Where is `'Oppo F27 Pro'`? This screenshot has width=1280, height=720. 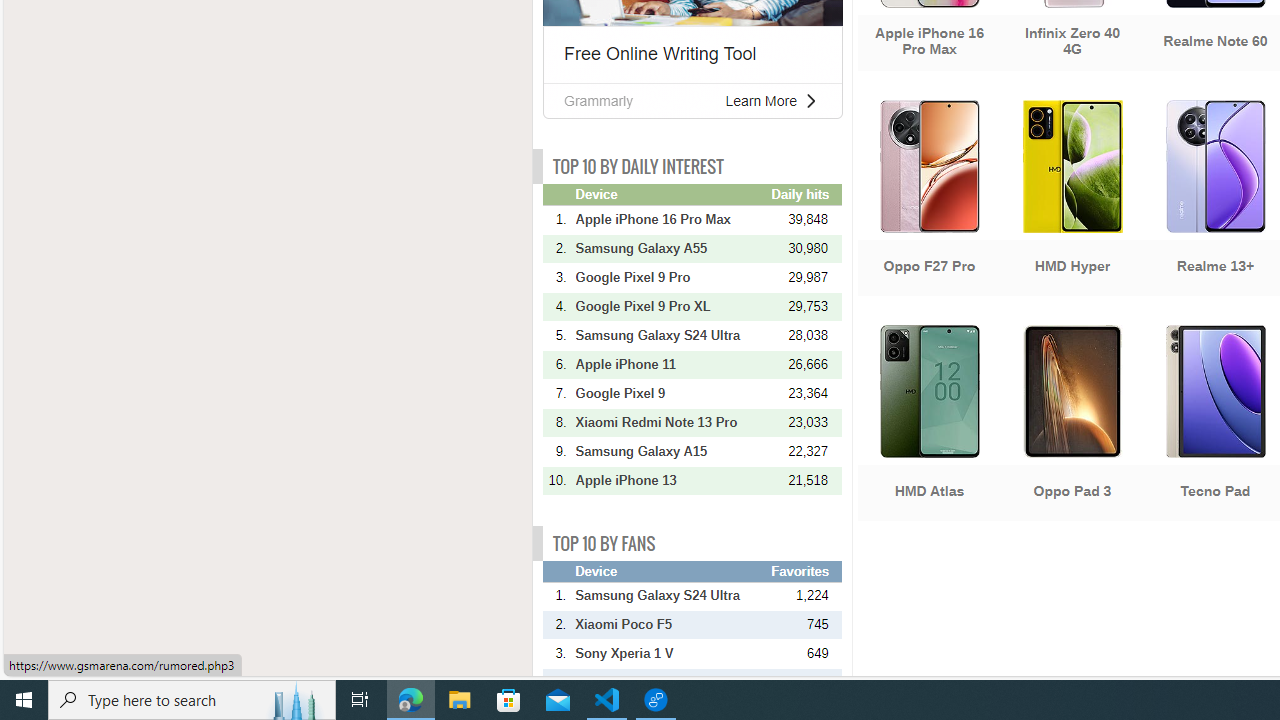 'Oppo F27 Pro' is located at coordinates (928, 200).